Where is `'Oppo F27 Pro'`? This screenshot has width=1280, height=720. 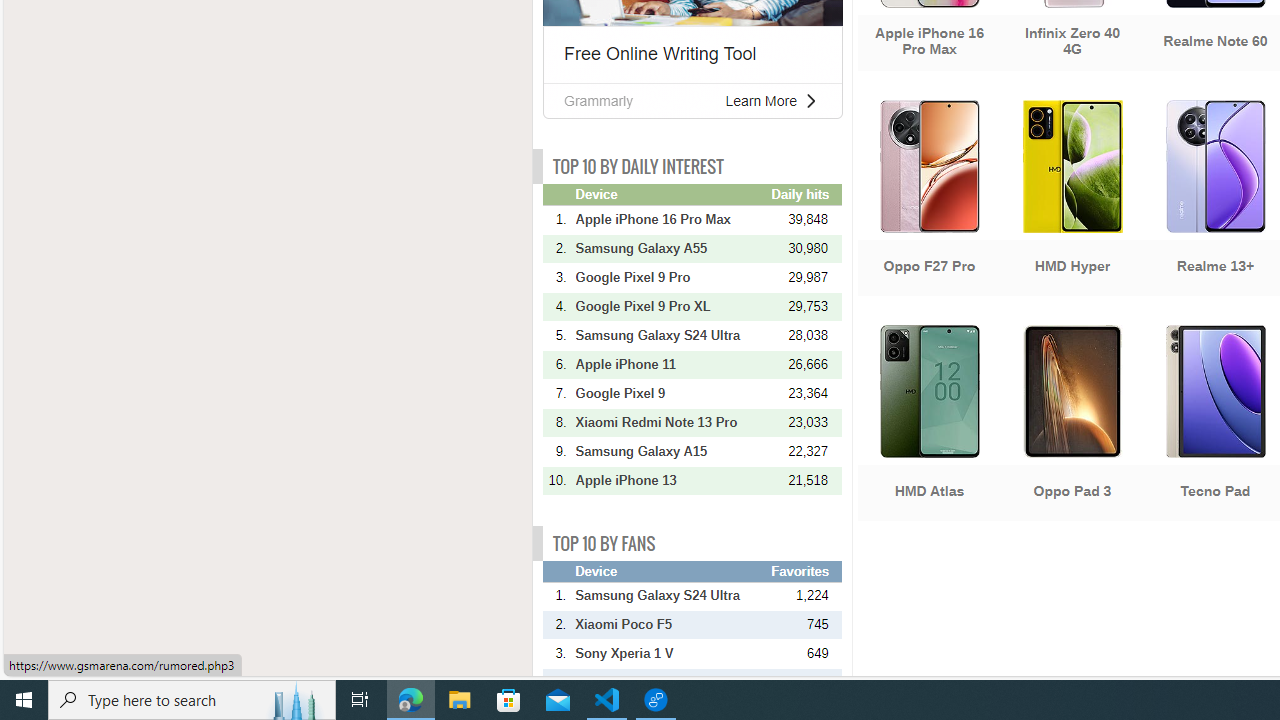 'Oppo F27 Pro' is located at coordinates (928, 200).